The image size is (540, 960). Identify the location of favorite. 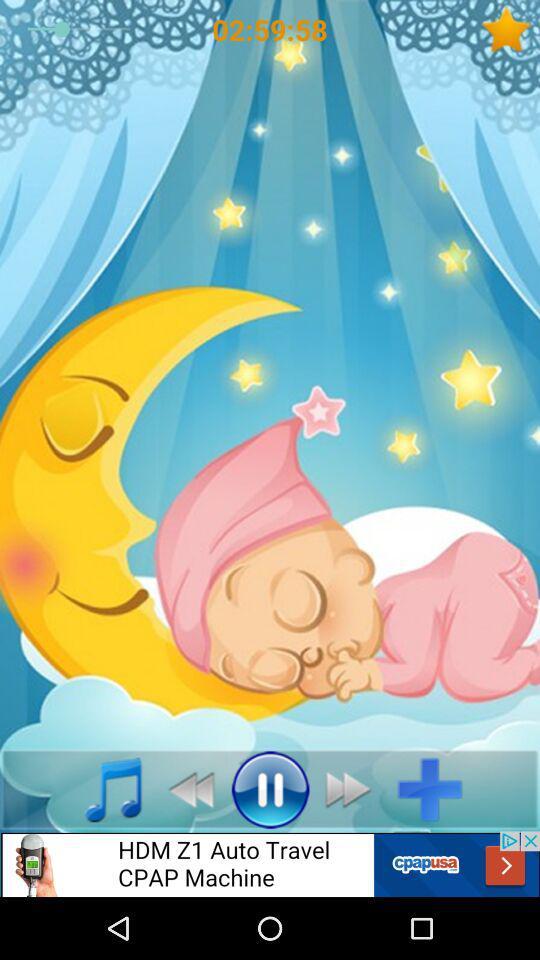
(510, 28).